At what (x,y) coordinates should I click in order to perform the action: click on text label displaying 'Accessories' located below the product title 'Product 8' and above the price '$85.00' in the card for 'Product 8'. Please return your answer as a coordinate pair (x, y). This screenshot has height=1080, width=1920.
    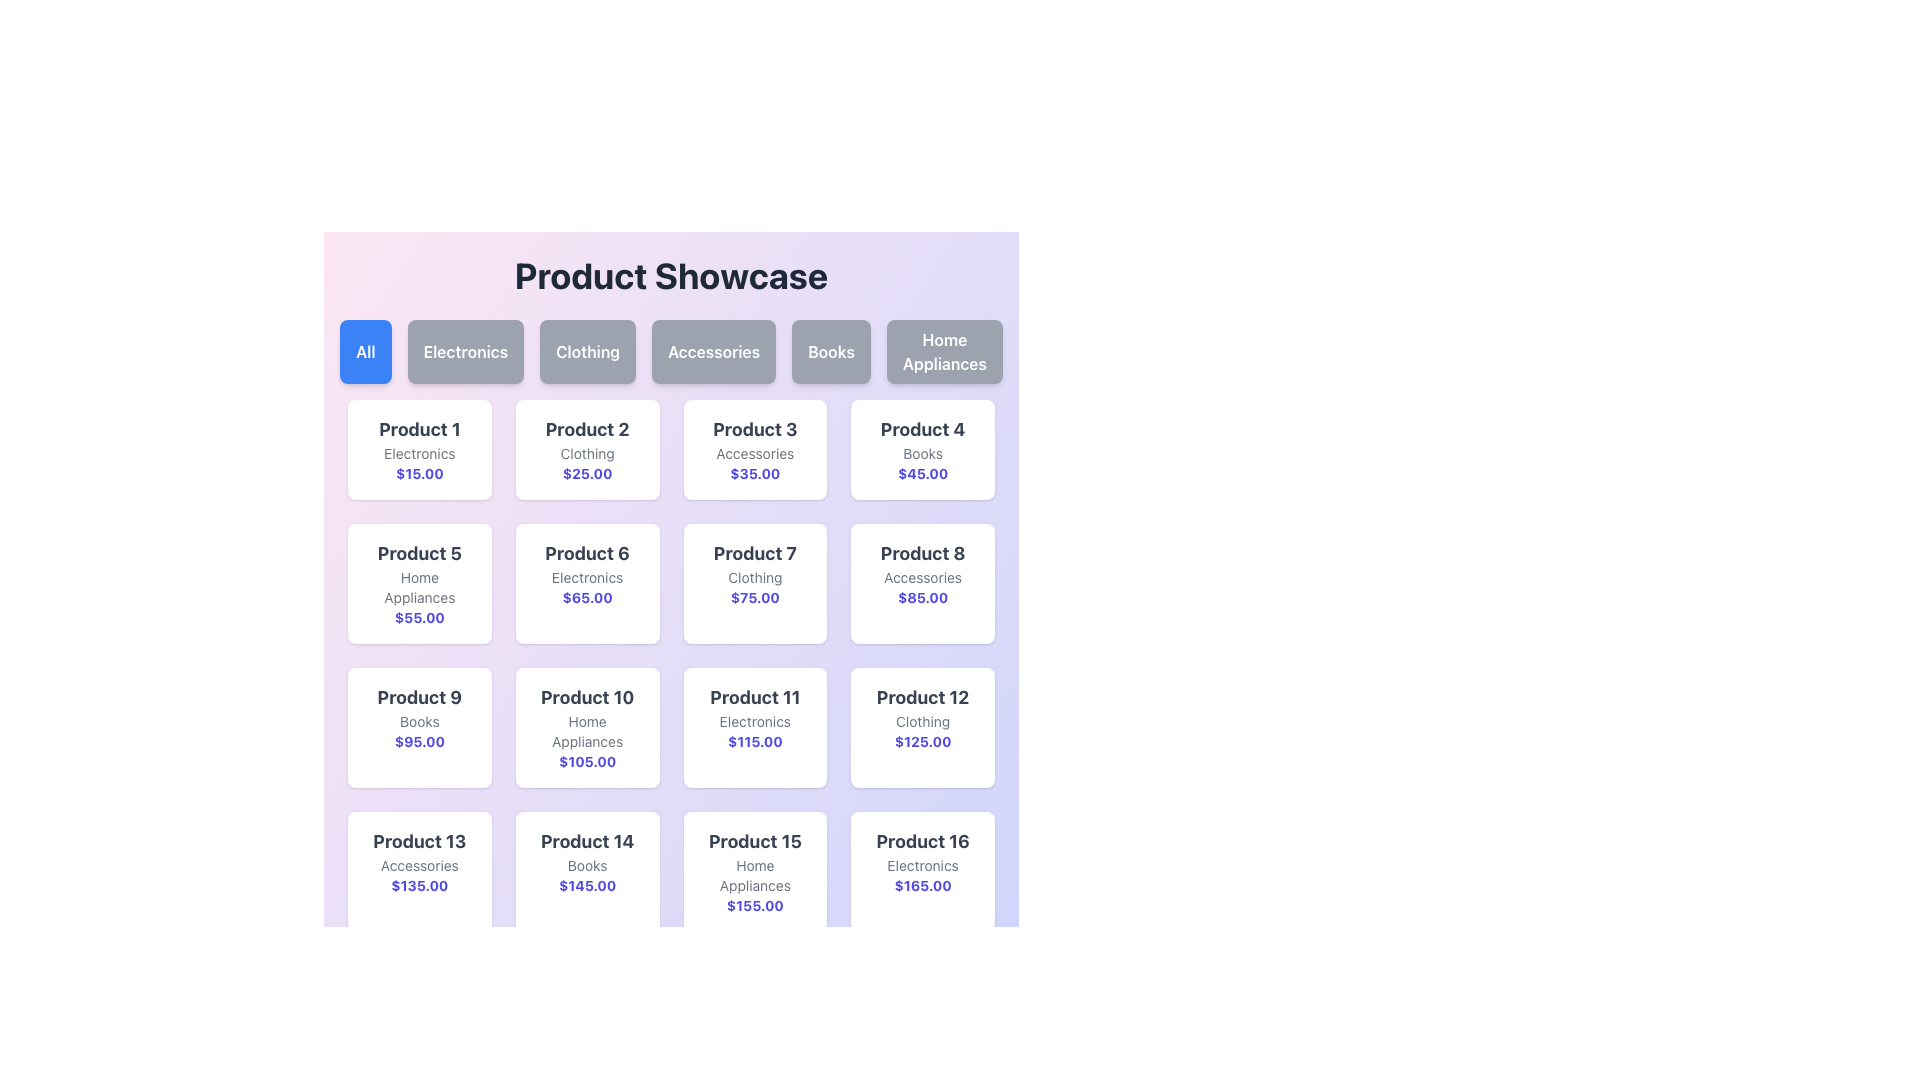
    Looking at the image, I should click on (922, 578).